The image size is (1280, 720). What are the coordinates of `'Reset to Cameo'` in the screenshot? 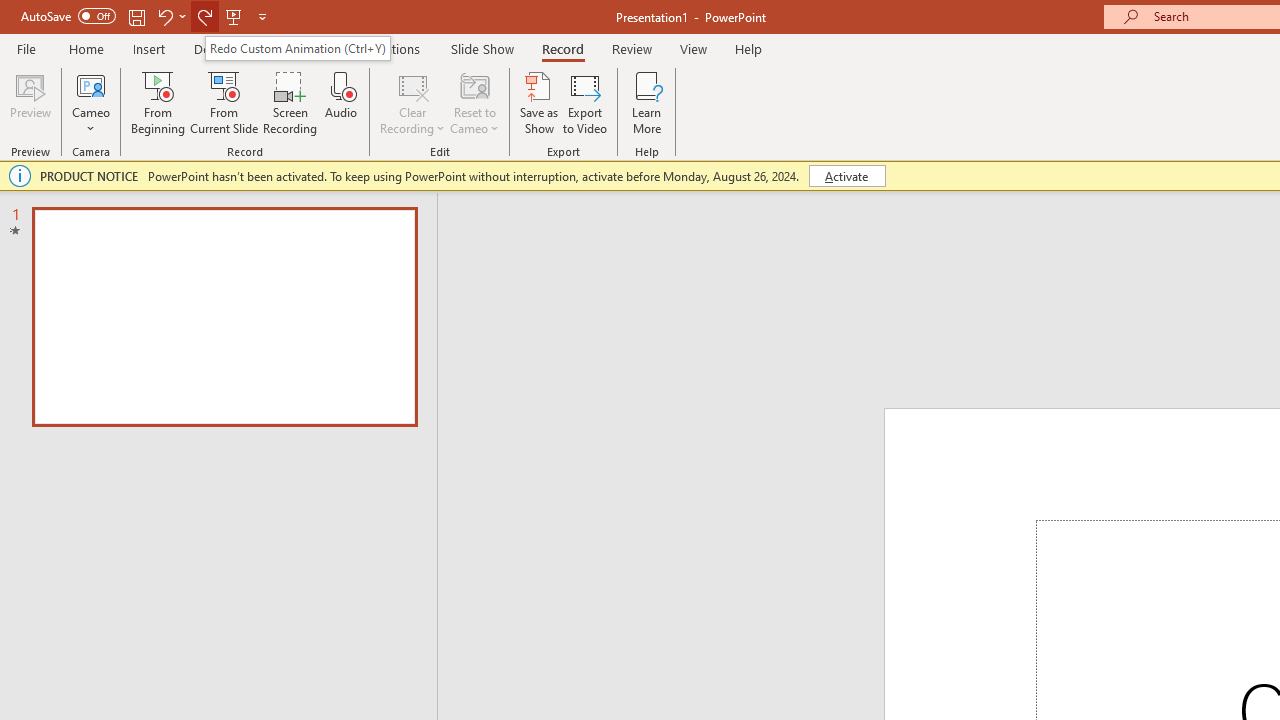 It's located at (473, 103).